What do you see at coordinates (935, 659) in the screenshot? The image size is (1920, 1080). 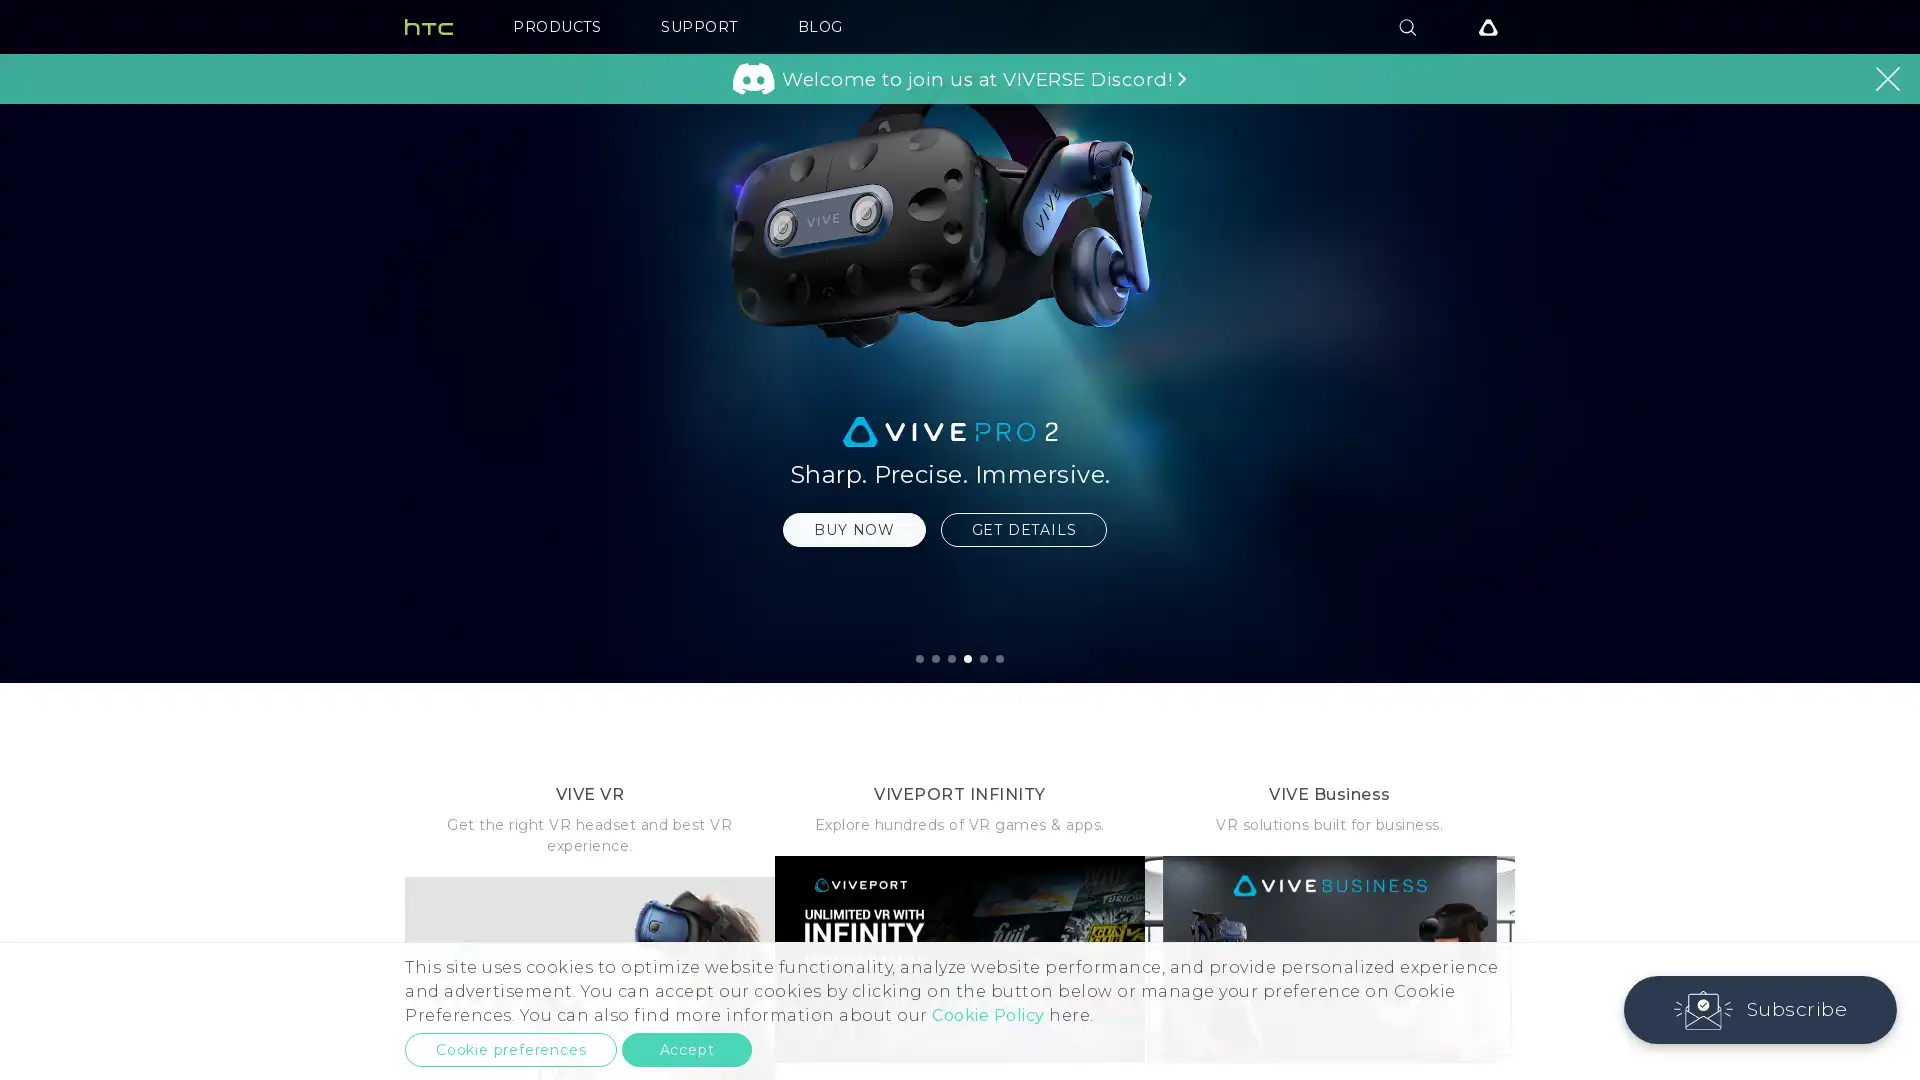 I see `2` at bounding box center [935, 659].